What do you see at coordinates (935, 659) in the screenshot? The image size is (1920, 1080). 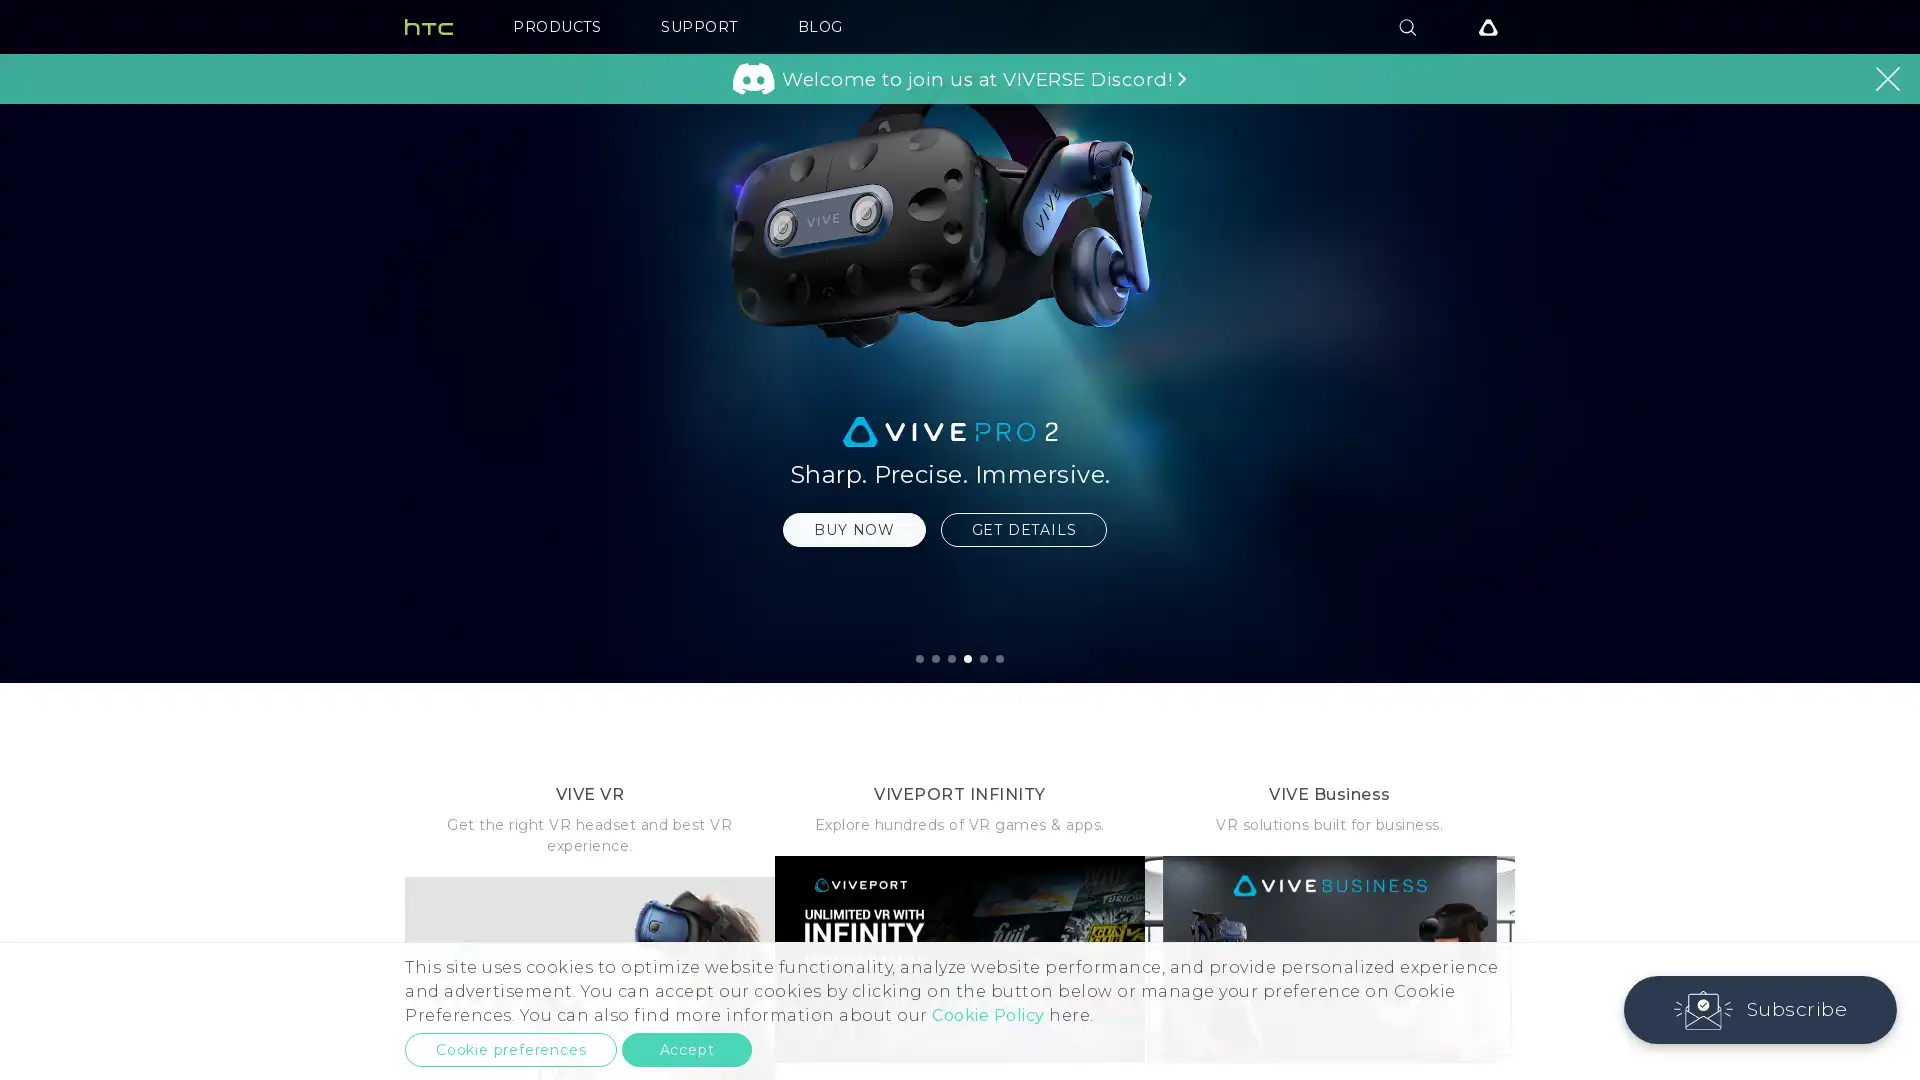 I see `2` at bounding box center [935, 659].